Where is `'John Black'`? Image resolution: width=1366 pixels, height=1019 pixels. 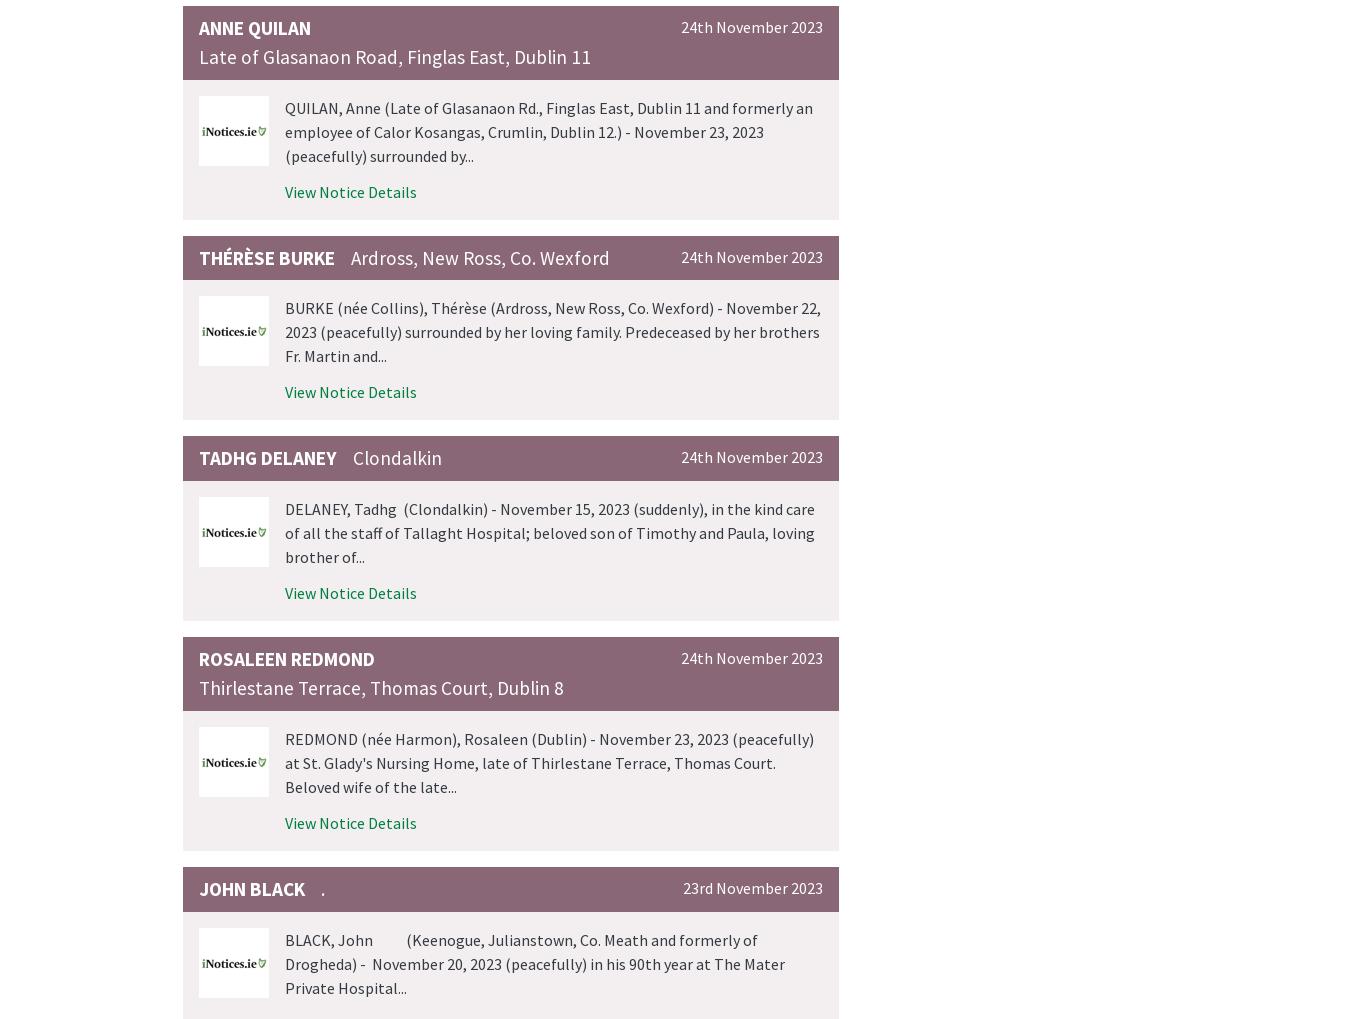 'John Black' is located at coordinates (252, 887).